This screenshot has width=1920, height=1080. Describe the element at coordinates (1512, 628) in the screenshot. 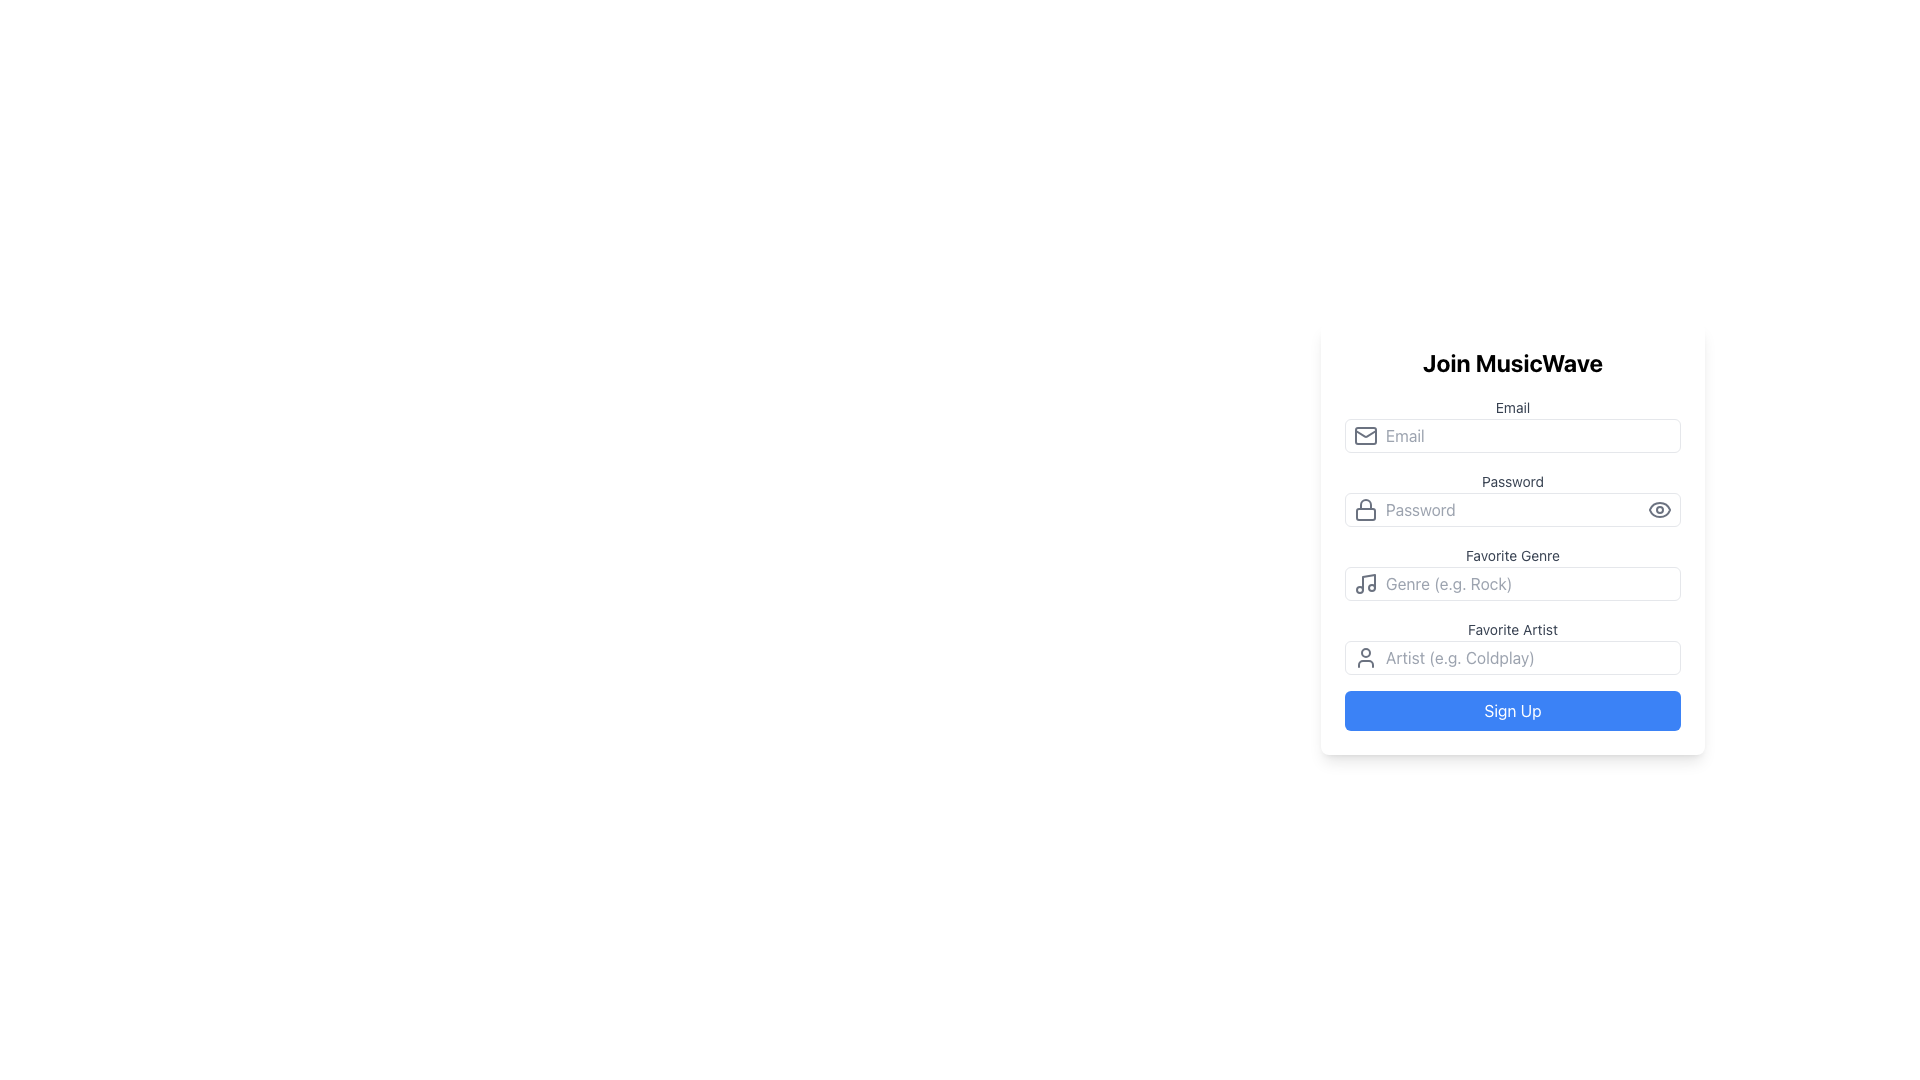

I see `the 'Favorite Artist' text label, which is a small gray text label located between the 'Favorite Genre' section and the 'Artist' input field` at that location.